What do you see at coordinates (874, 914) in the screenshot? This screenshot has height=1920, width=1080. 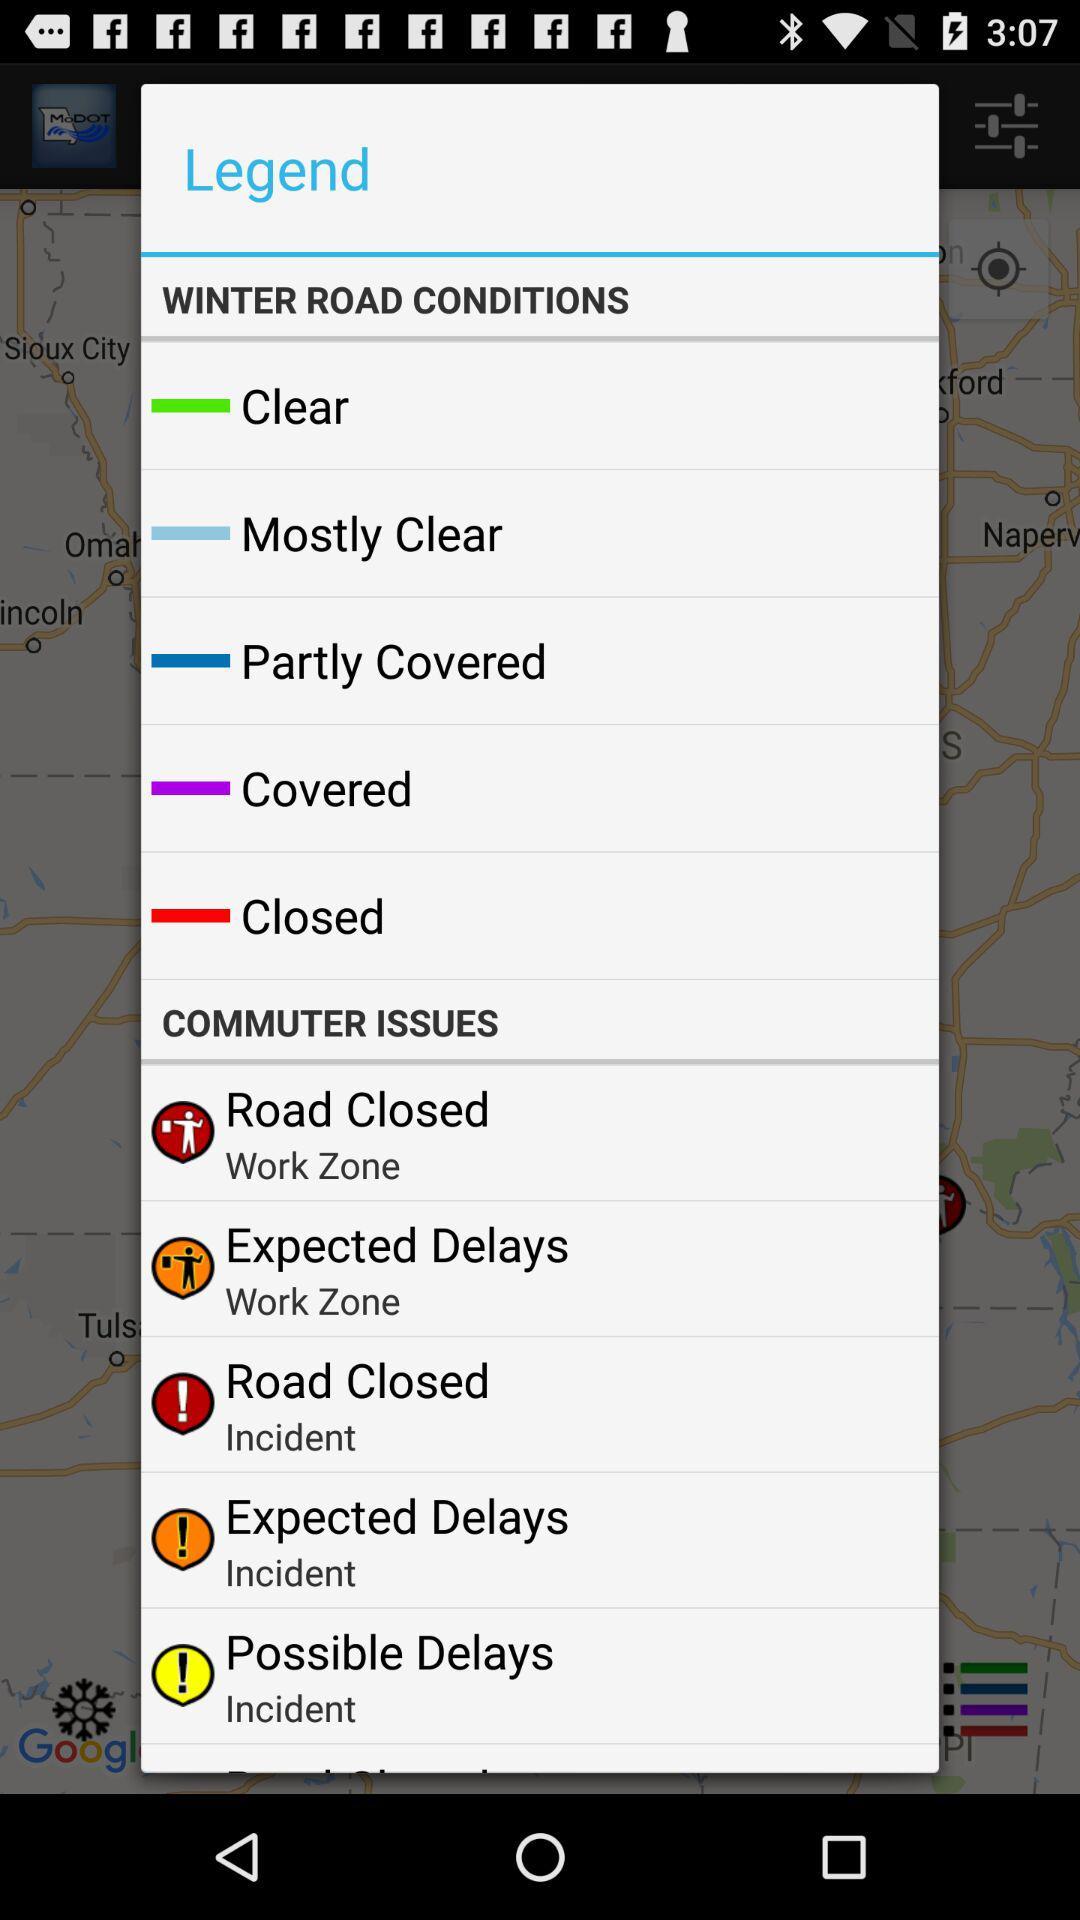 I see `the item above the commuter issues` at bounding box center [874, 914].